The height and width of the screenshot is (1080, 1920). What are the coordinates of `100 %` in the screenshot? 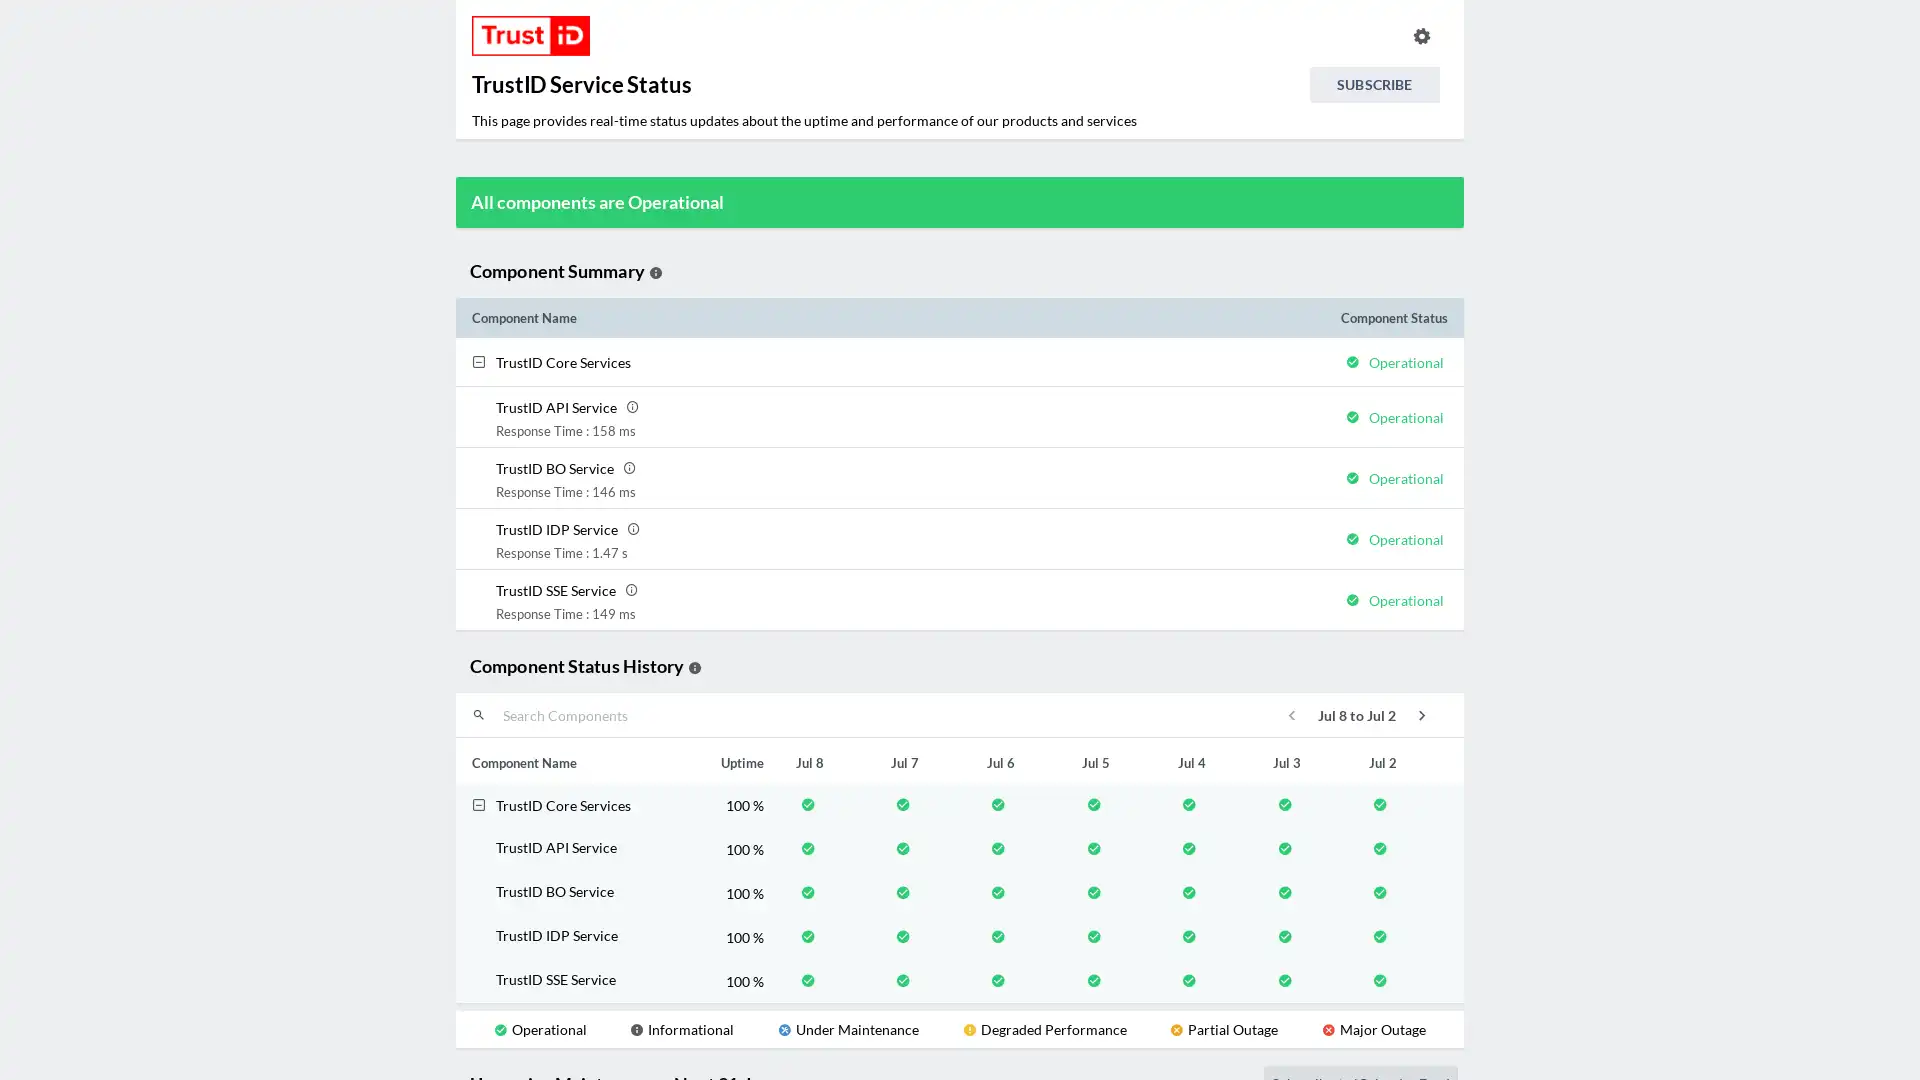 It's located at (743, 979).